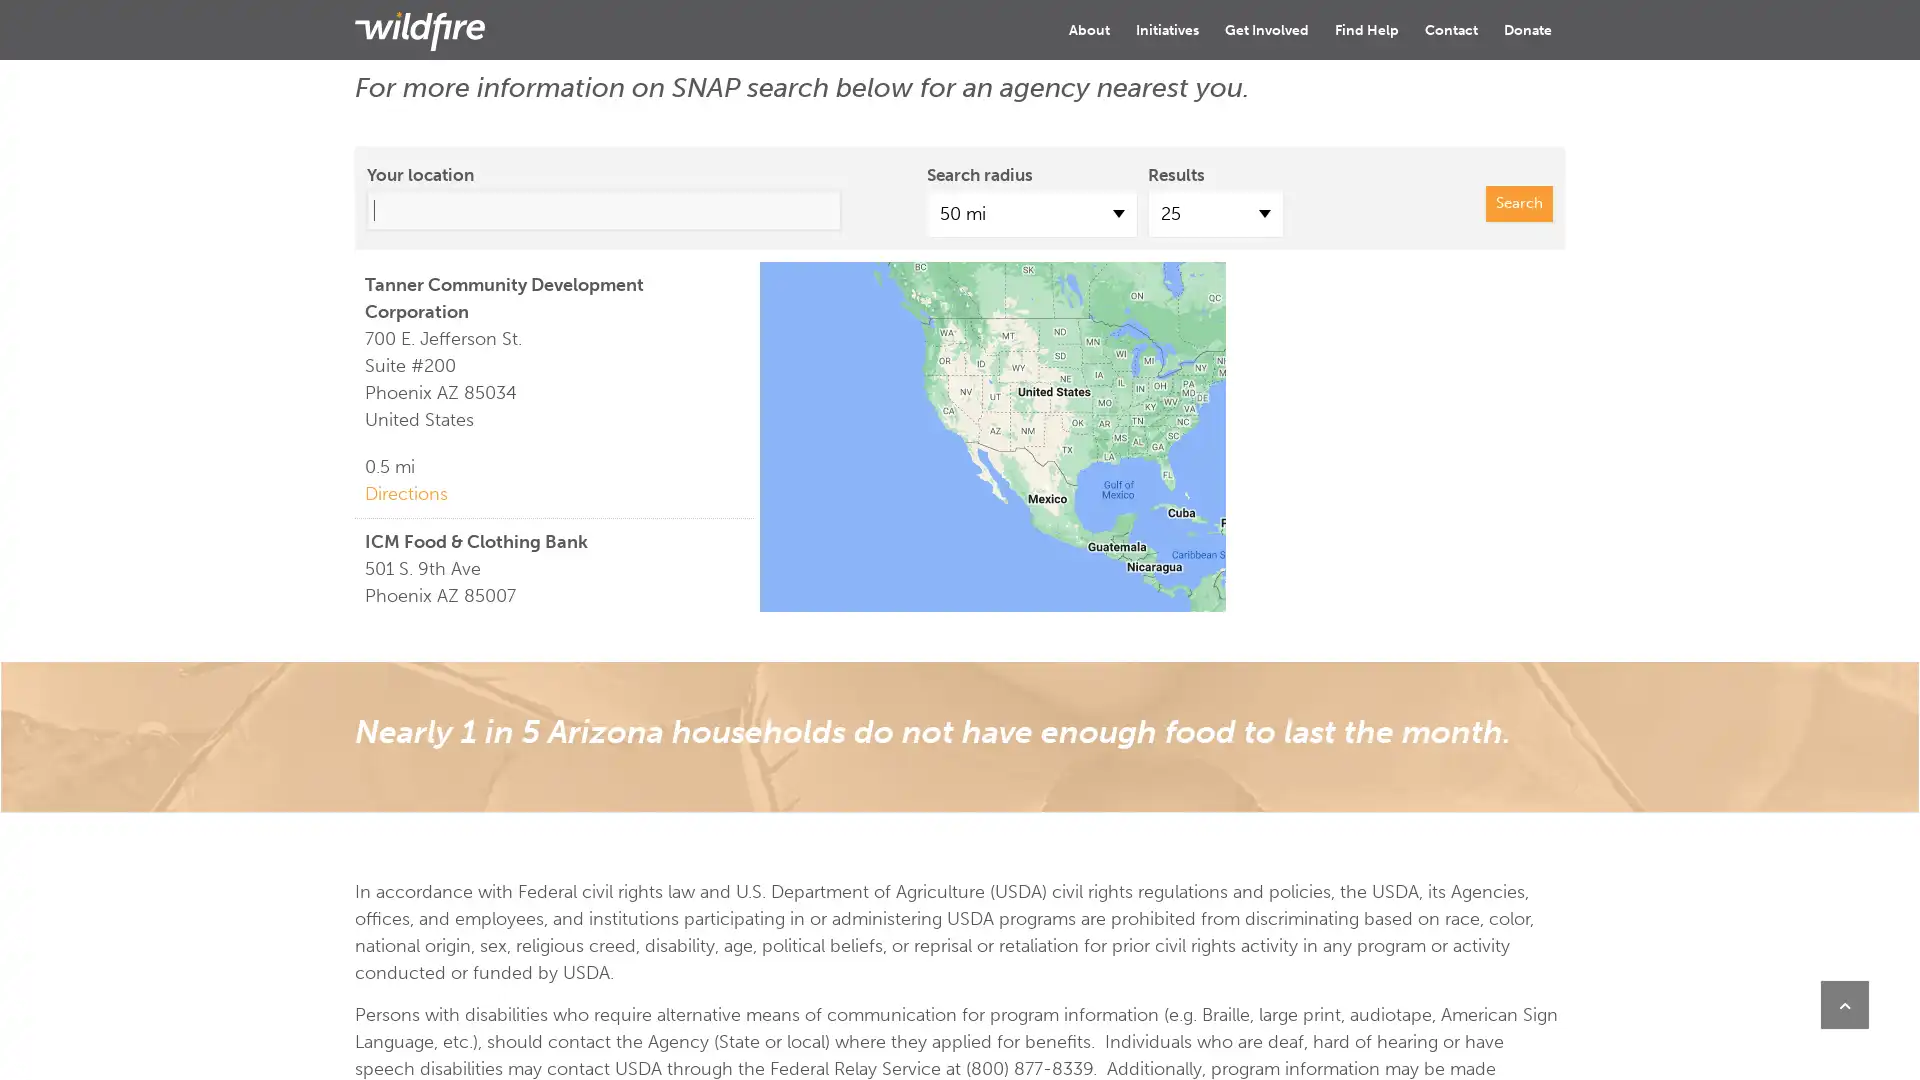  What do you see at coordinates (1153, 393) in the screenshot?
I see `Mountain Park Health Center  Baseline WIC Clinic` at bounding box center [1153, 393].